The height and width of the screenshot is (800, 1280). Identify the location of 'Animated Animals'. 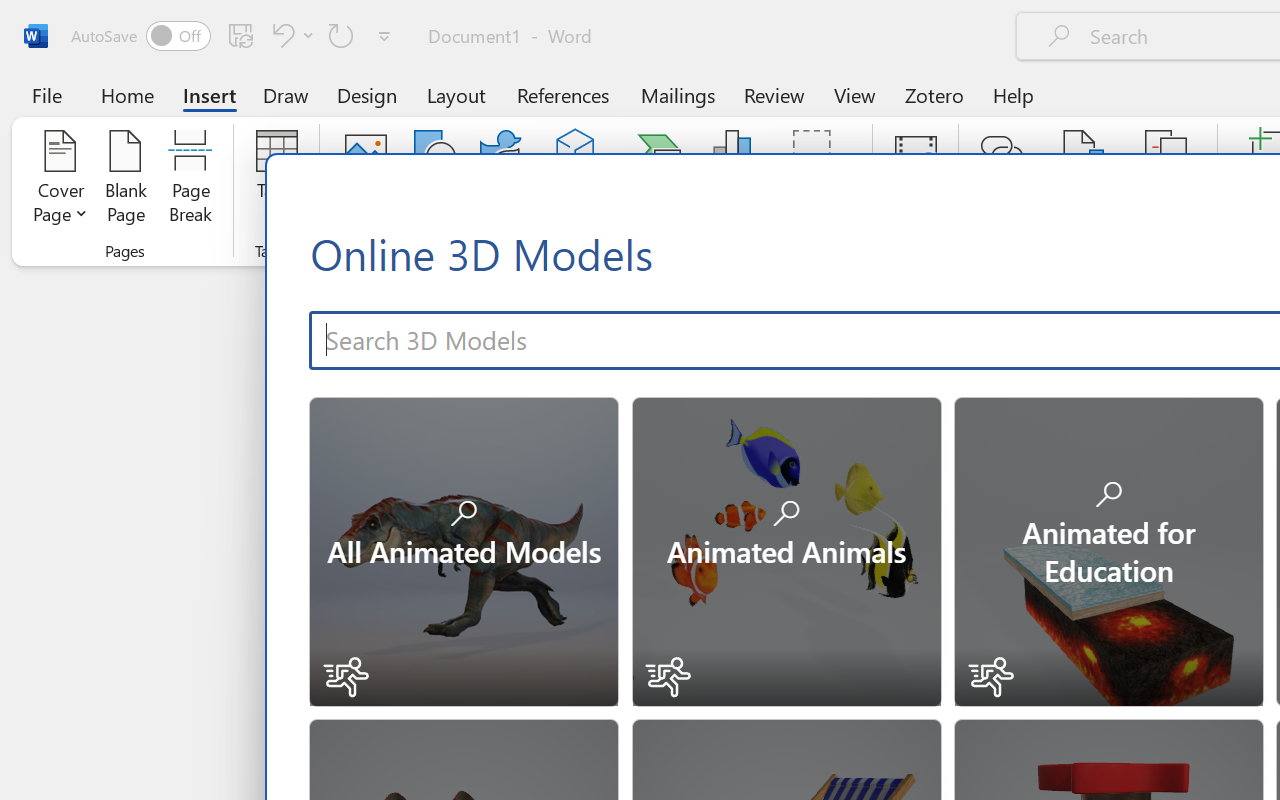
(784, 549).